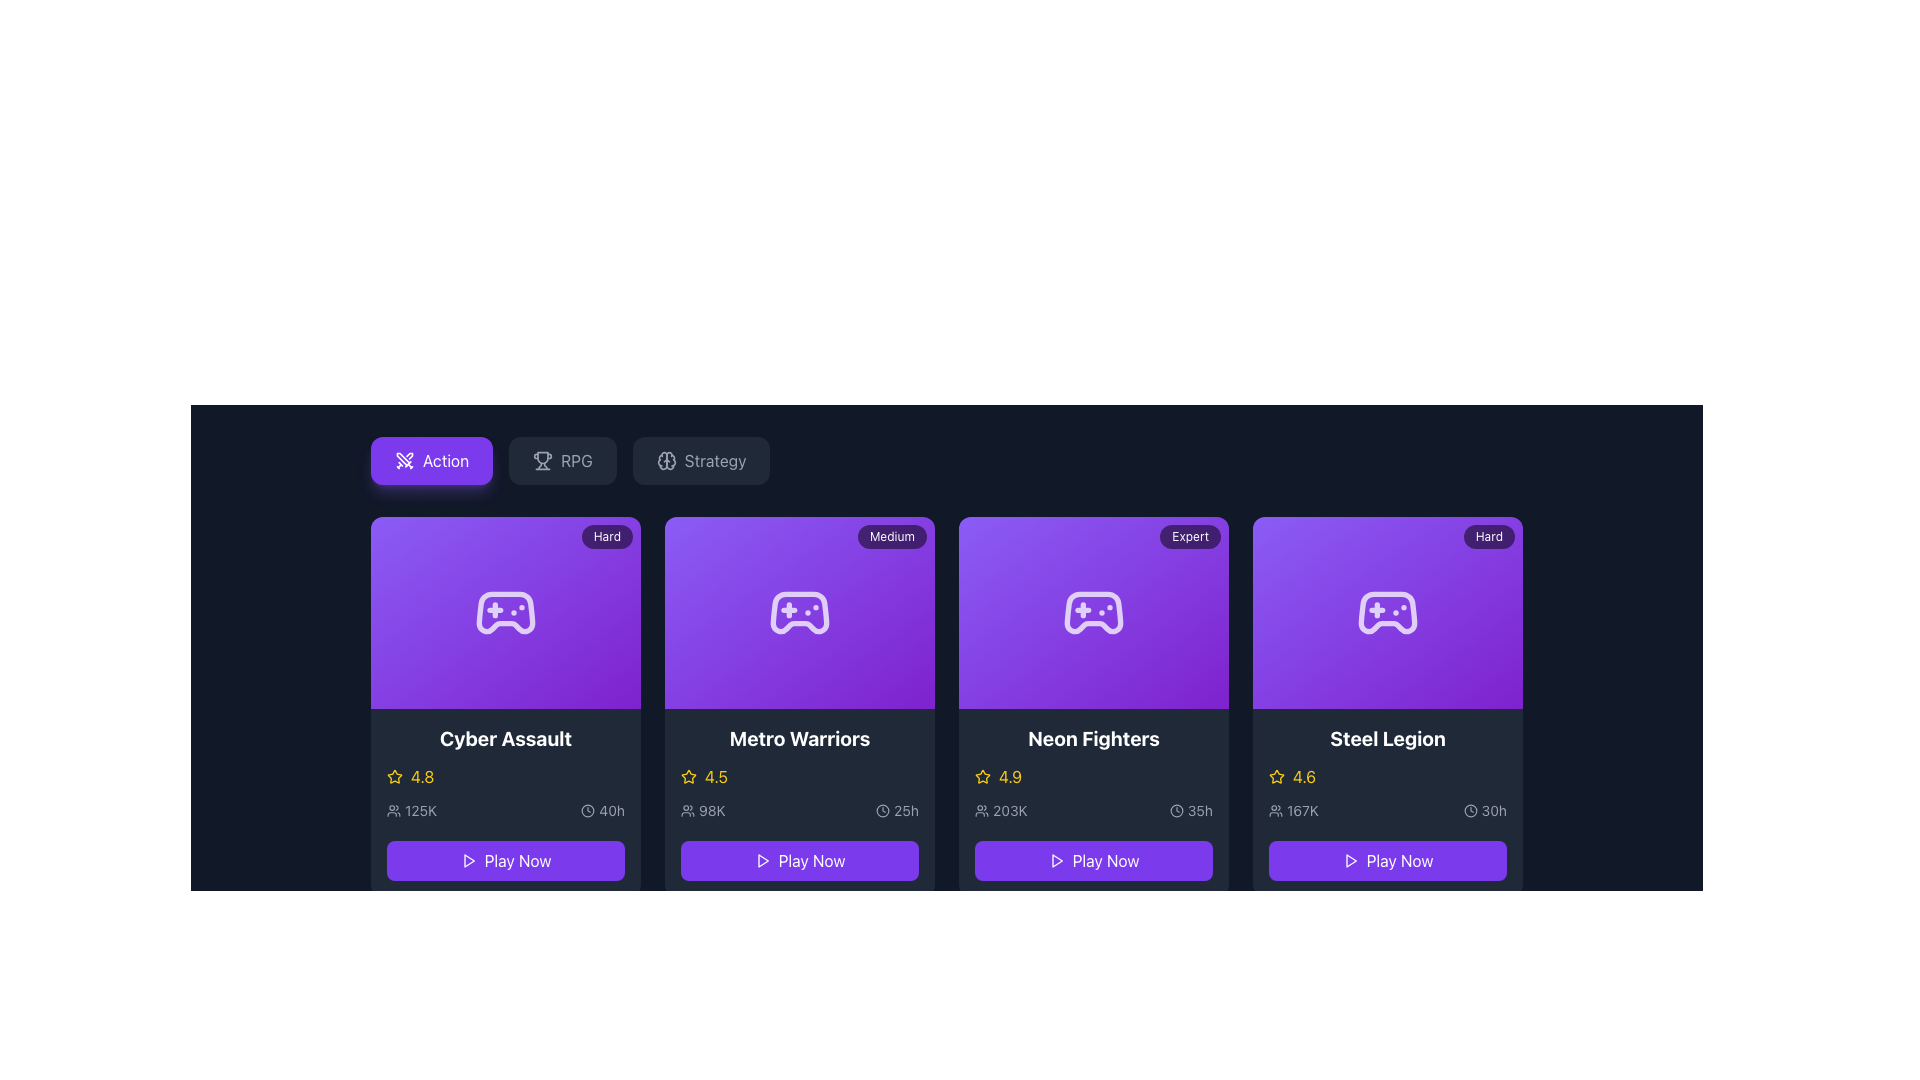 The width and height of the screenshot is (1920, 1080). Describe the element at coordinates (800, 612) in the screenshot. I see `the game controller icon located in the 'Metro Warriors' card, which features a central cross-shaped directional pad and three circular buttons, highlighted with a purple background` at that location.